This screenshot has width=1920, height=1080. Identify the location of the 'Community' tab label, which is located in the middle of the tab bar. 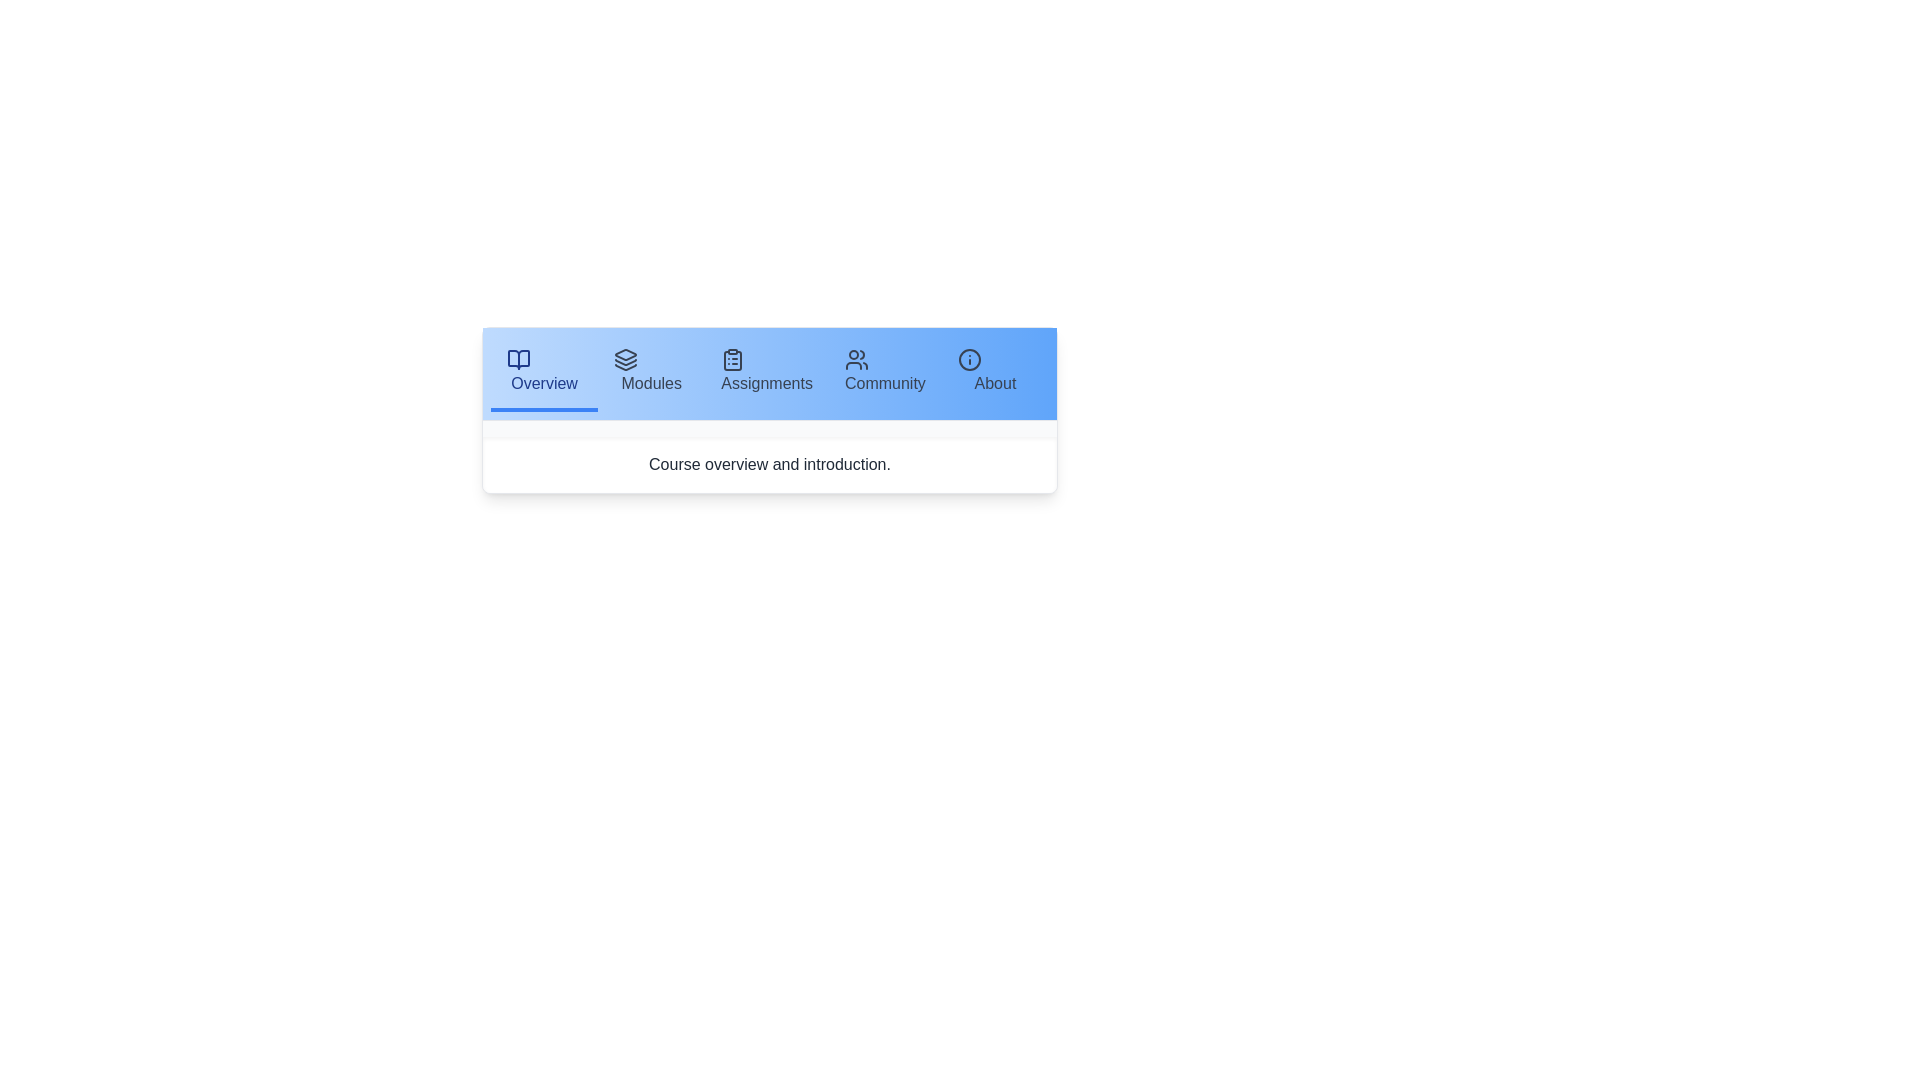
(884, 384).